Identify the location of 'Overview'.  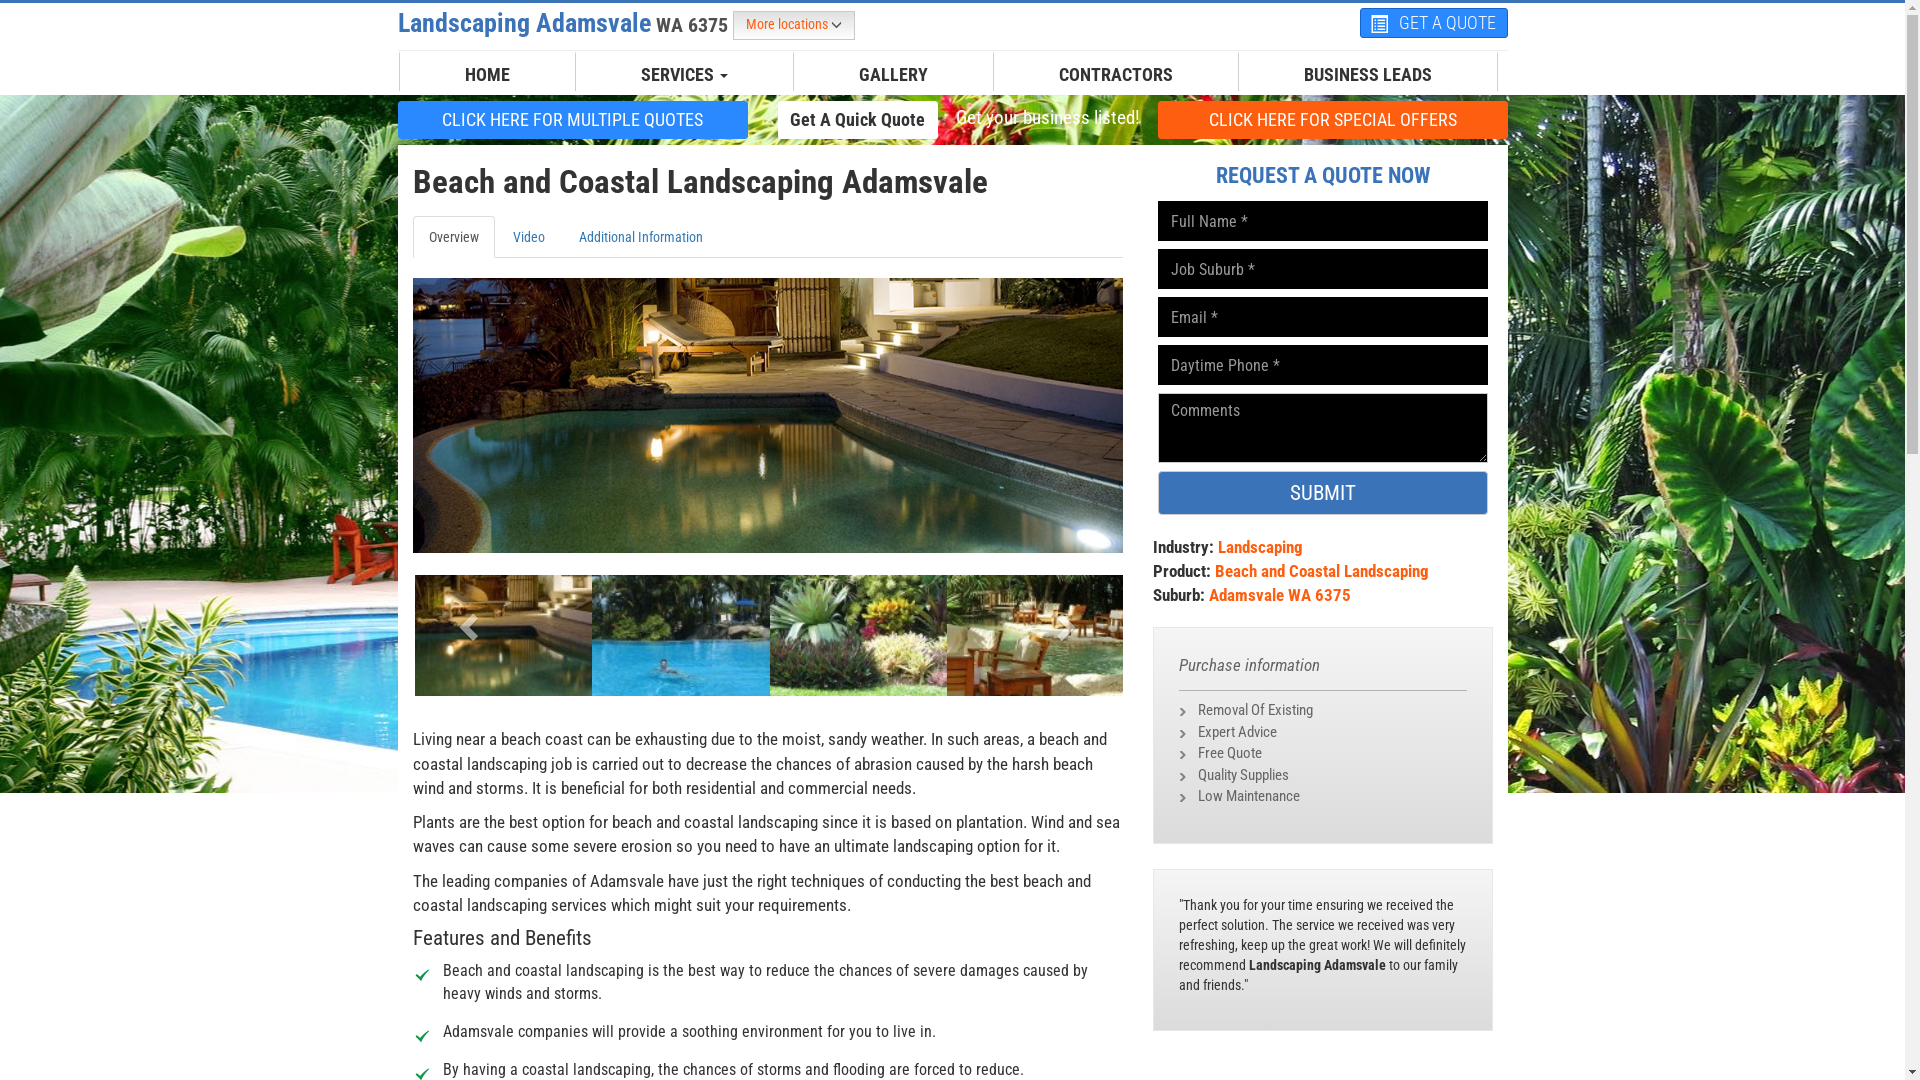
(451, 235).